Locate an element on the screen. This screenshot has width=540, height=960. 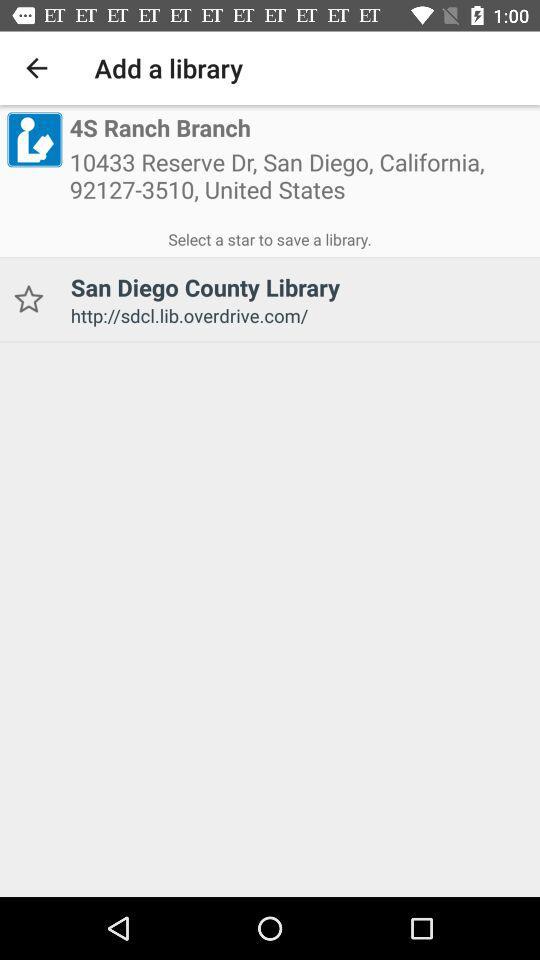
the icon next to the add a library icon is located at coordinates (36, 68).